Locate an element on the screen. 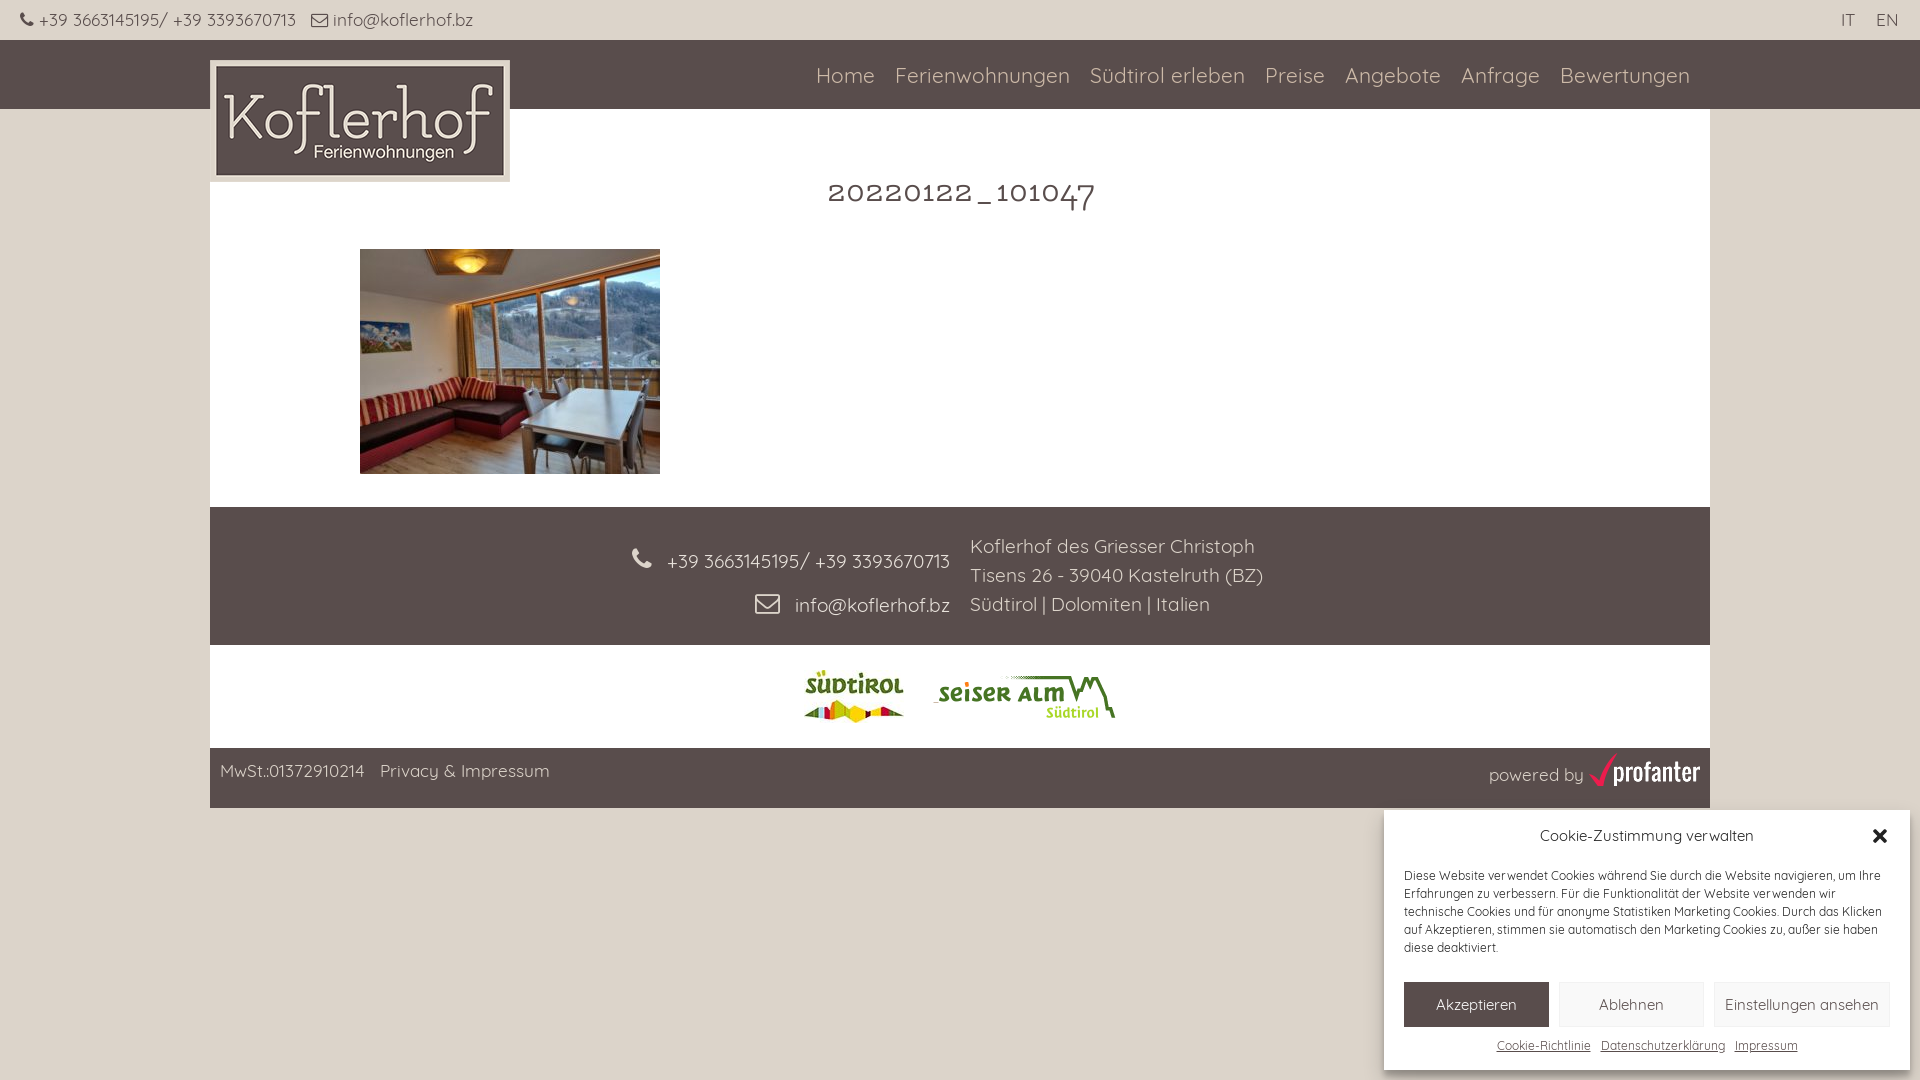 This screenshot has width=1920, height=1080. 'Impressum' is located at coordinates (1732, 1044).